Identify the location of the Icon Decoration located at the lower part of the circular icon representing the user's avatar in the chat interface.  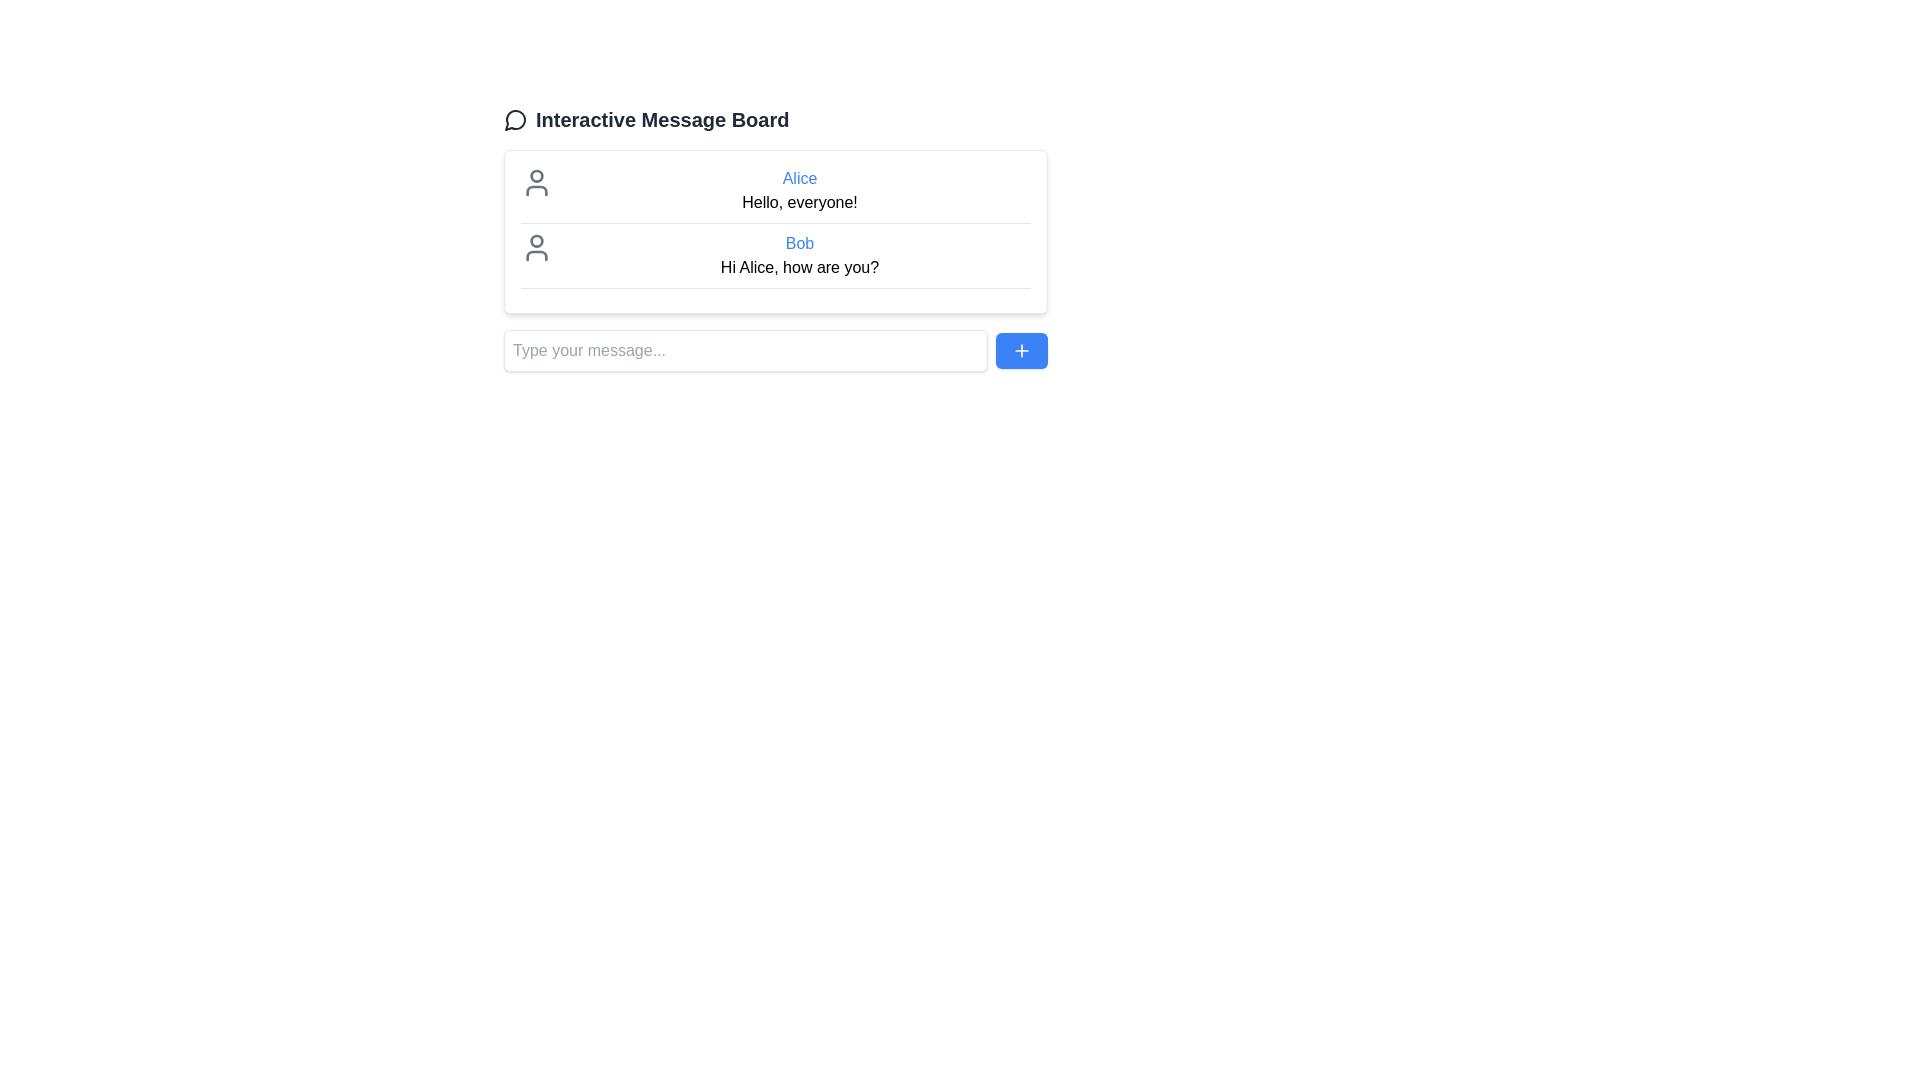
(537, 254).